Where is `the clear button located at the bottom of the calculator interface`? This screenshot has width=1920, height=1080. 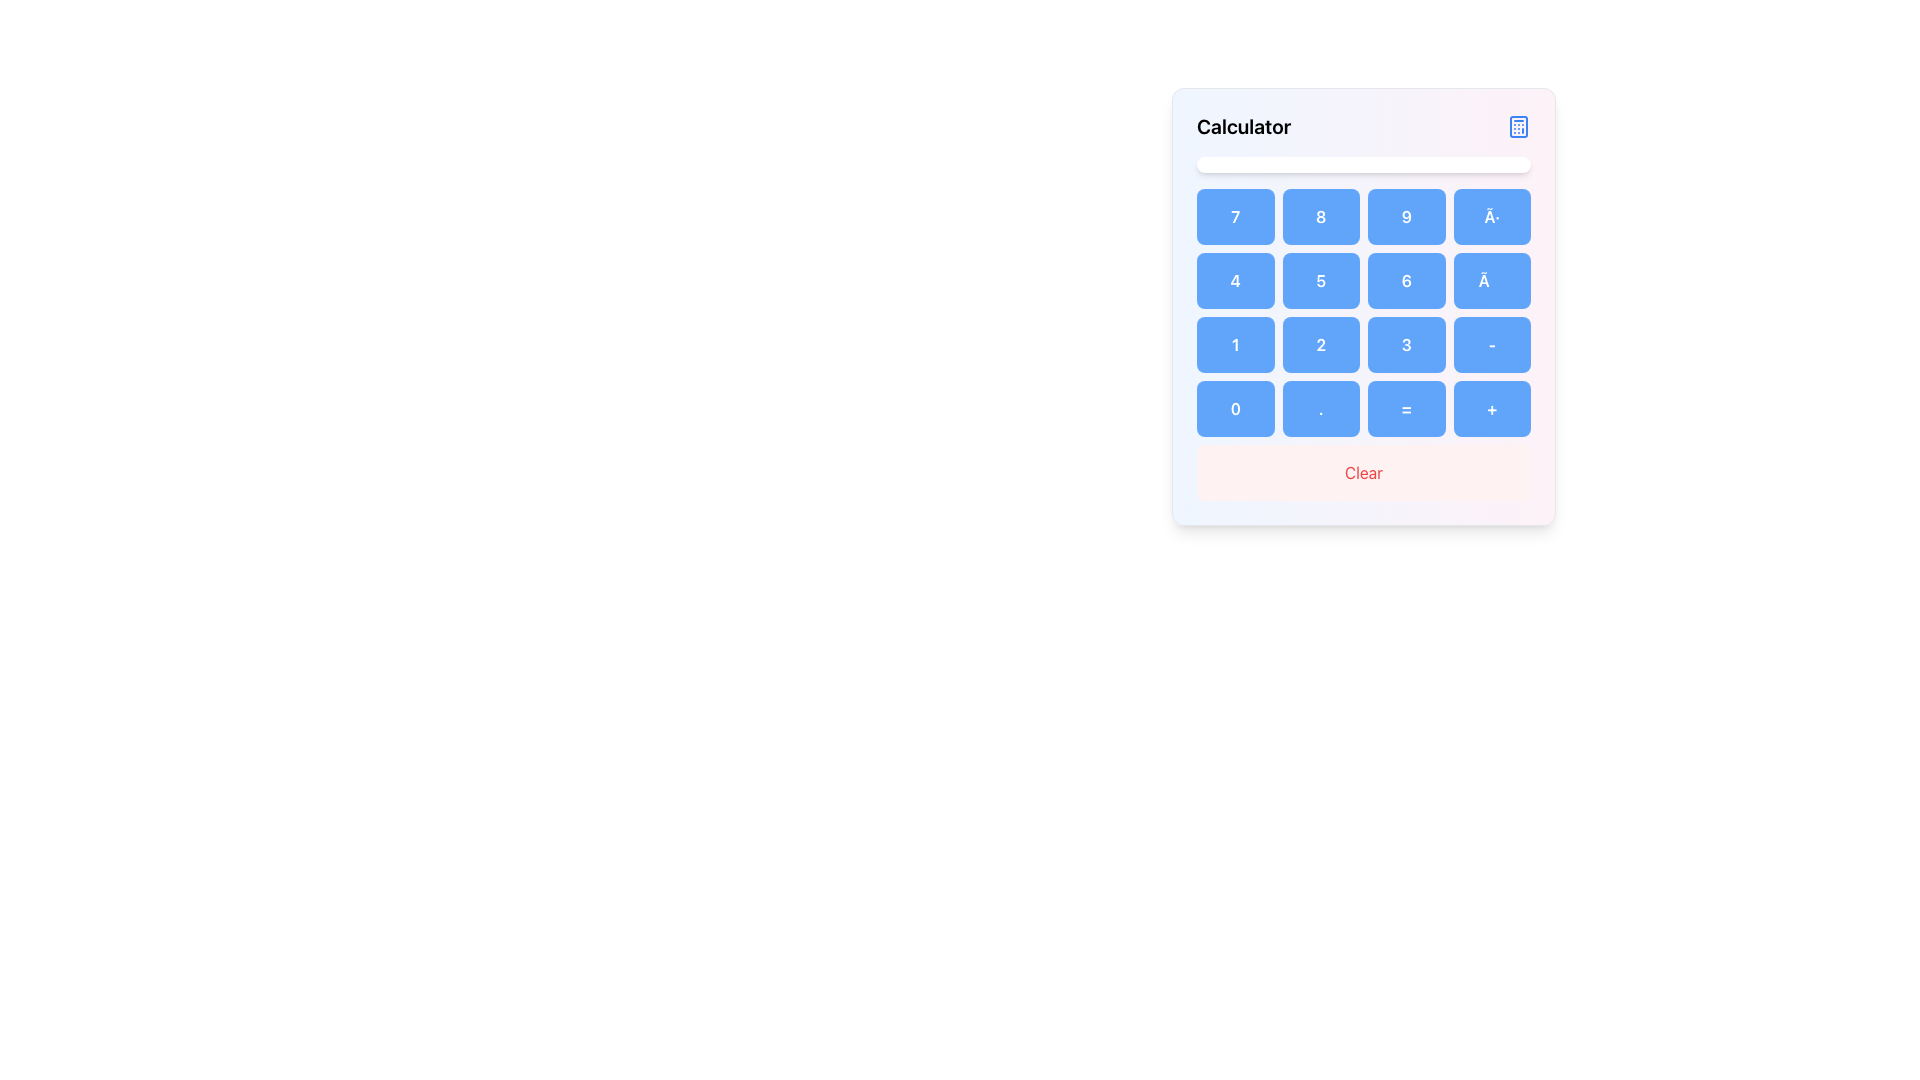
the clear button located at the bottom of the calculator interface is located at coordinates (1362, 473).